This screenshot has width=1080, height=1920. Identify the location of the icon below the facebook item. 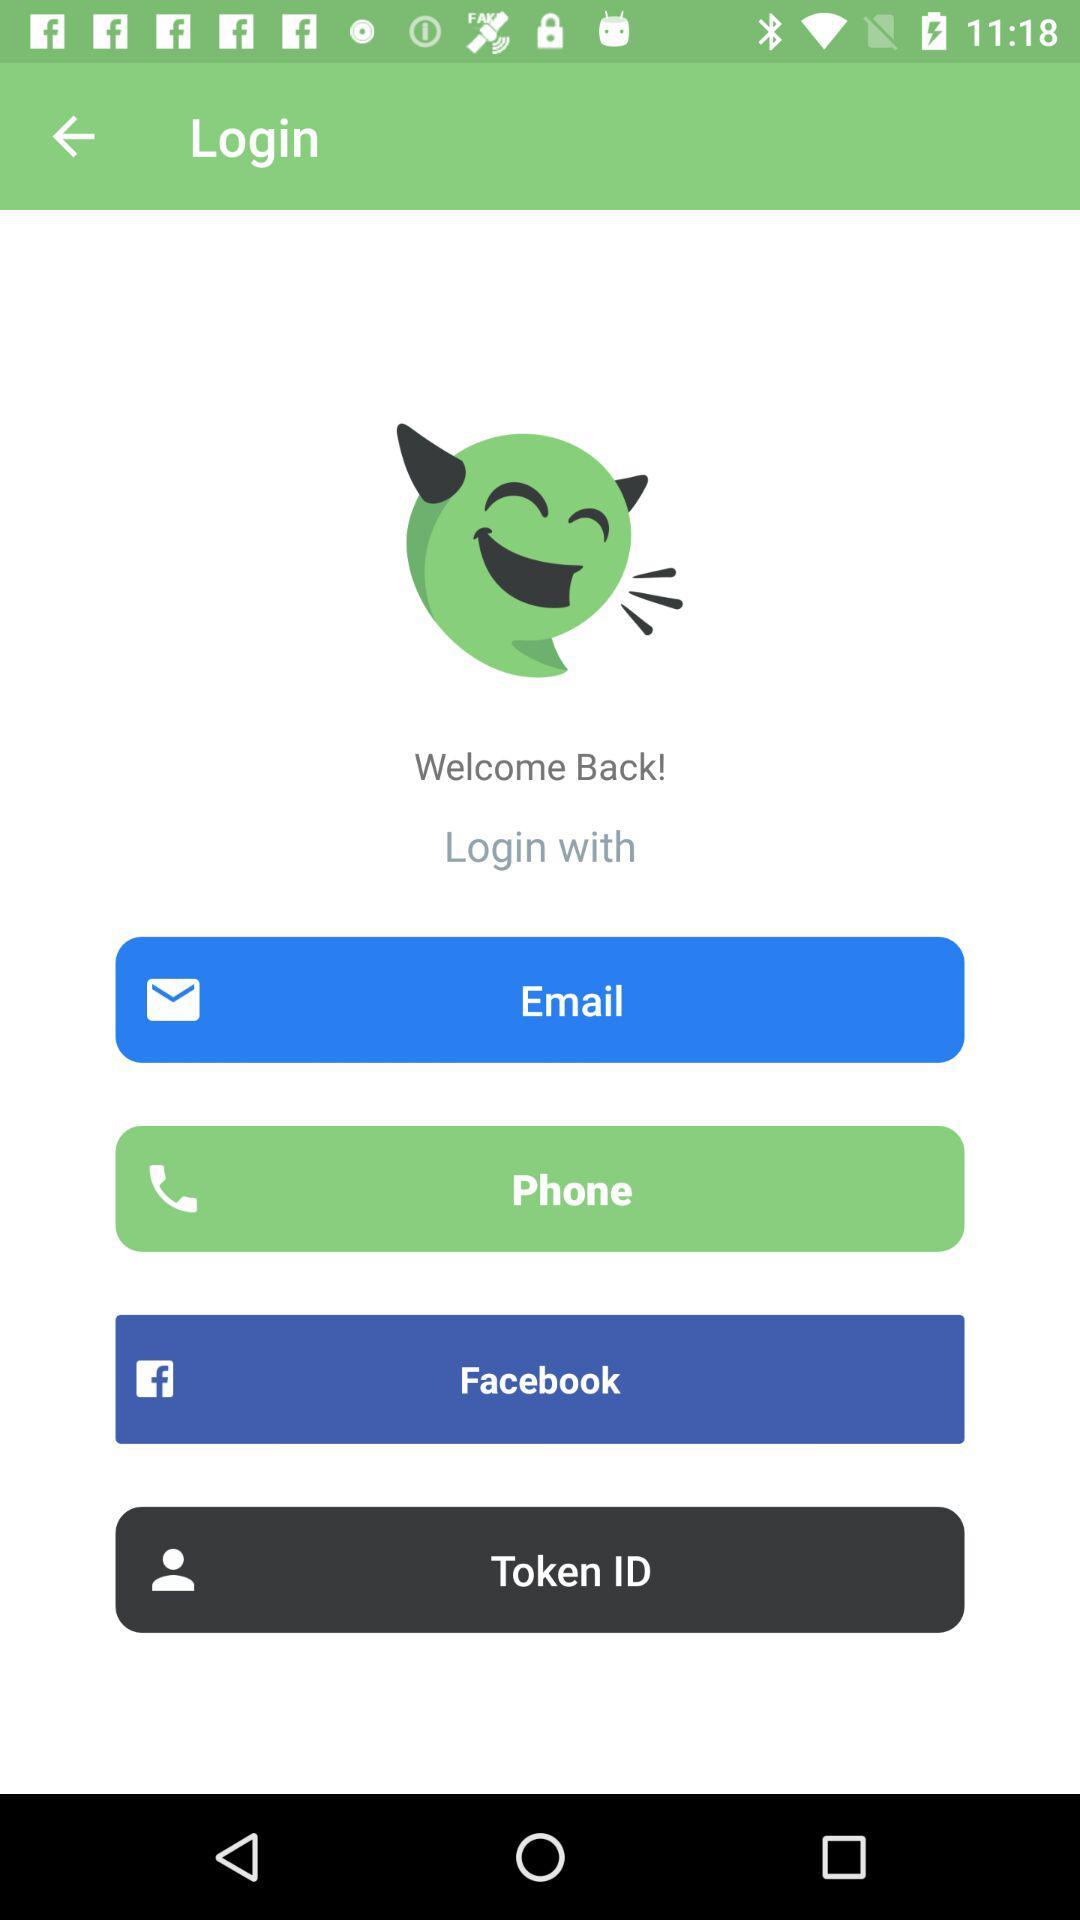
(540, 1568).